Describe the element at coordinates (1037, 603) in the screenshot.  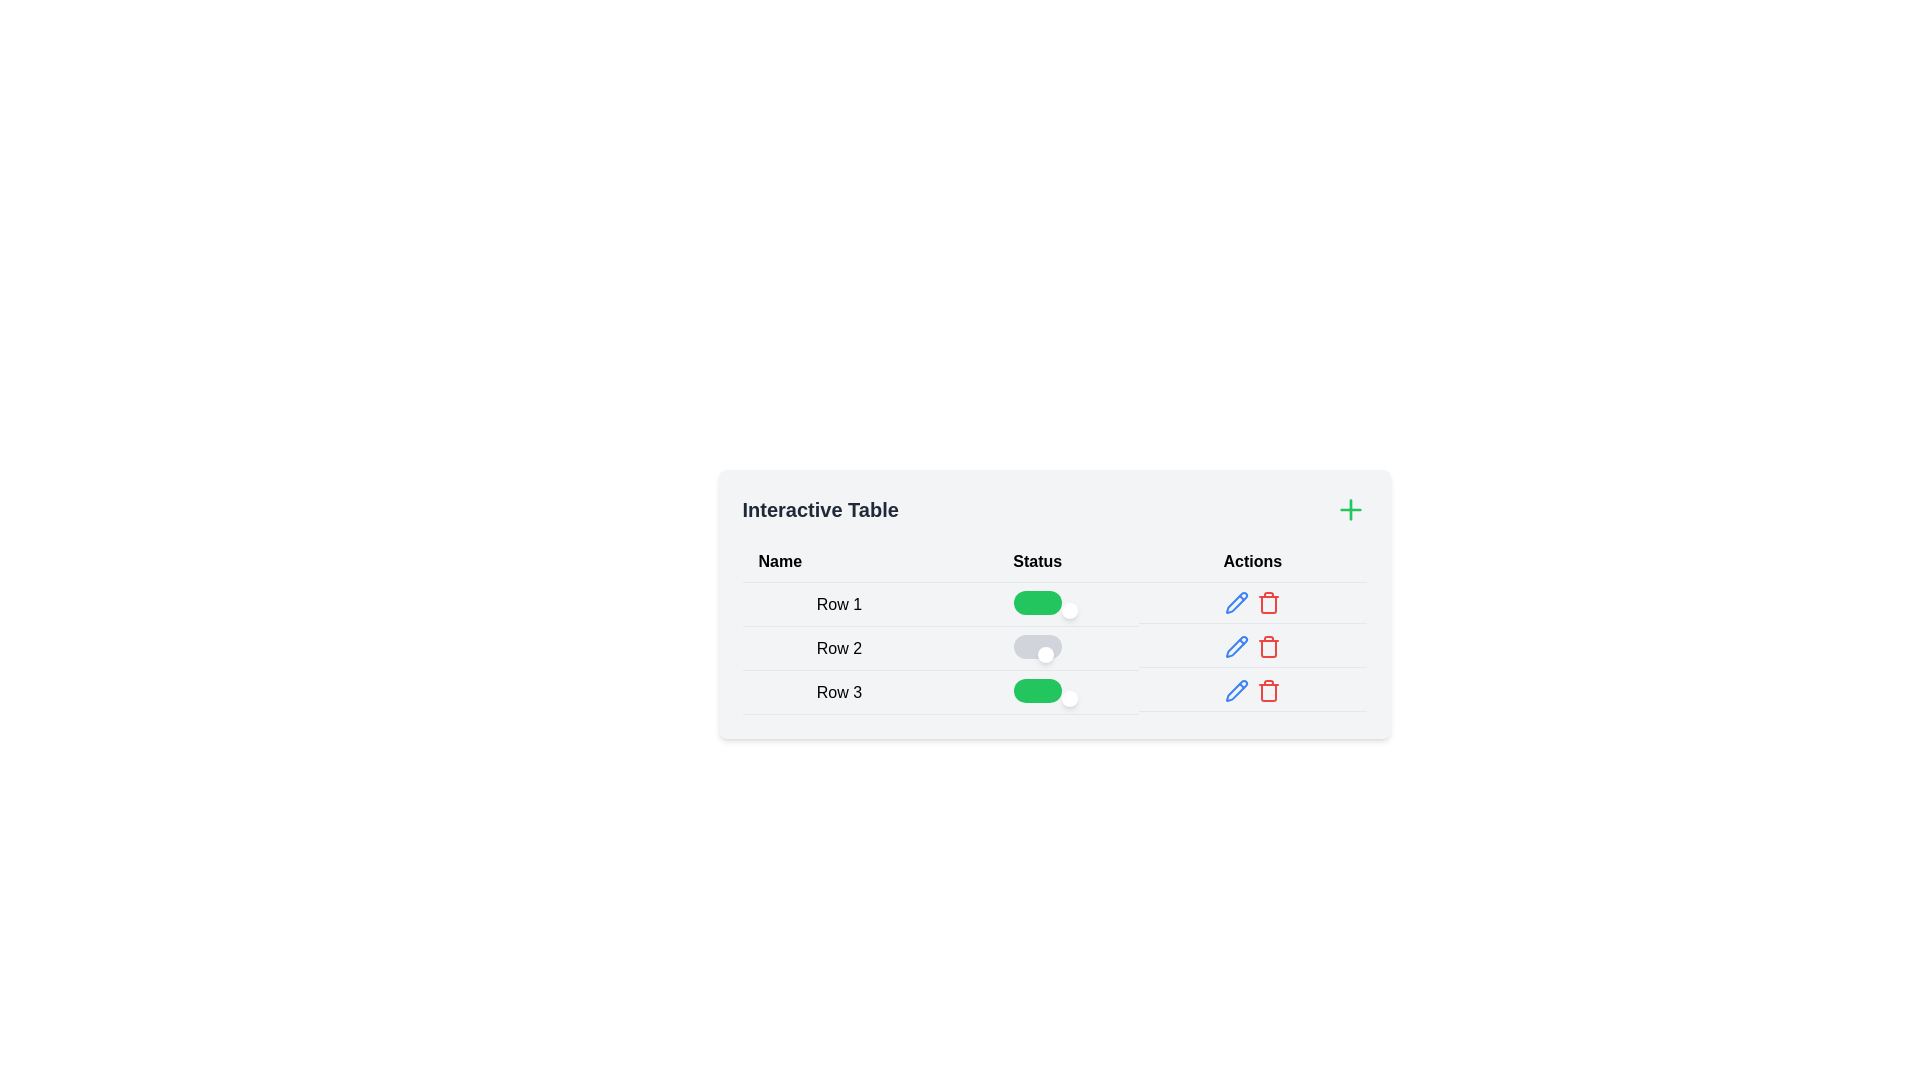
I see `the toggle switch in the second column of the first row in the 'Interactive Table' to trigger hover-interaction effects` at that location.